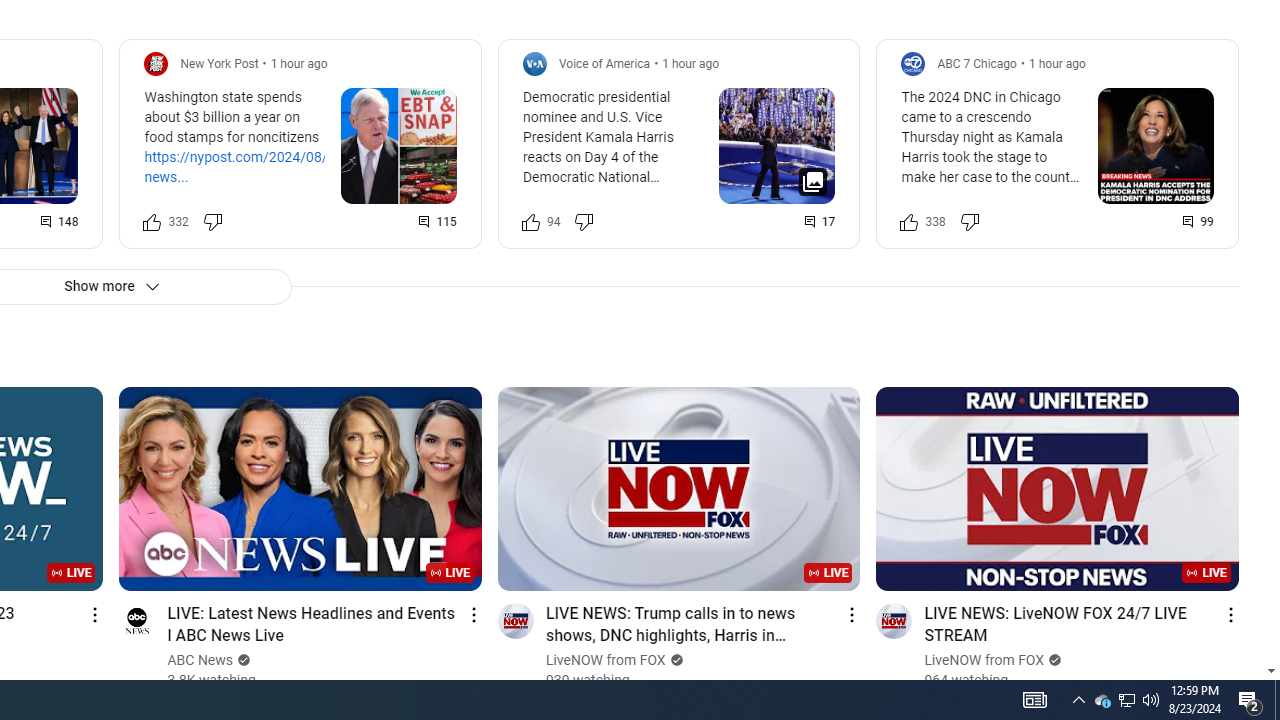 This screenshot has width=1280, height=720. What do you see at coordinates (255, 166) in the screenshot?
I see `'https://nypost.com/2024/08/21/us-news...'` at bounding box center [255, 166].